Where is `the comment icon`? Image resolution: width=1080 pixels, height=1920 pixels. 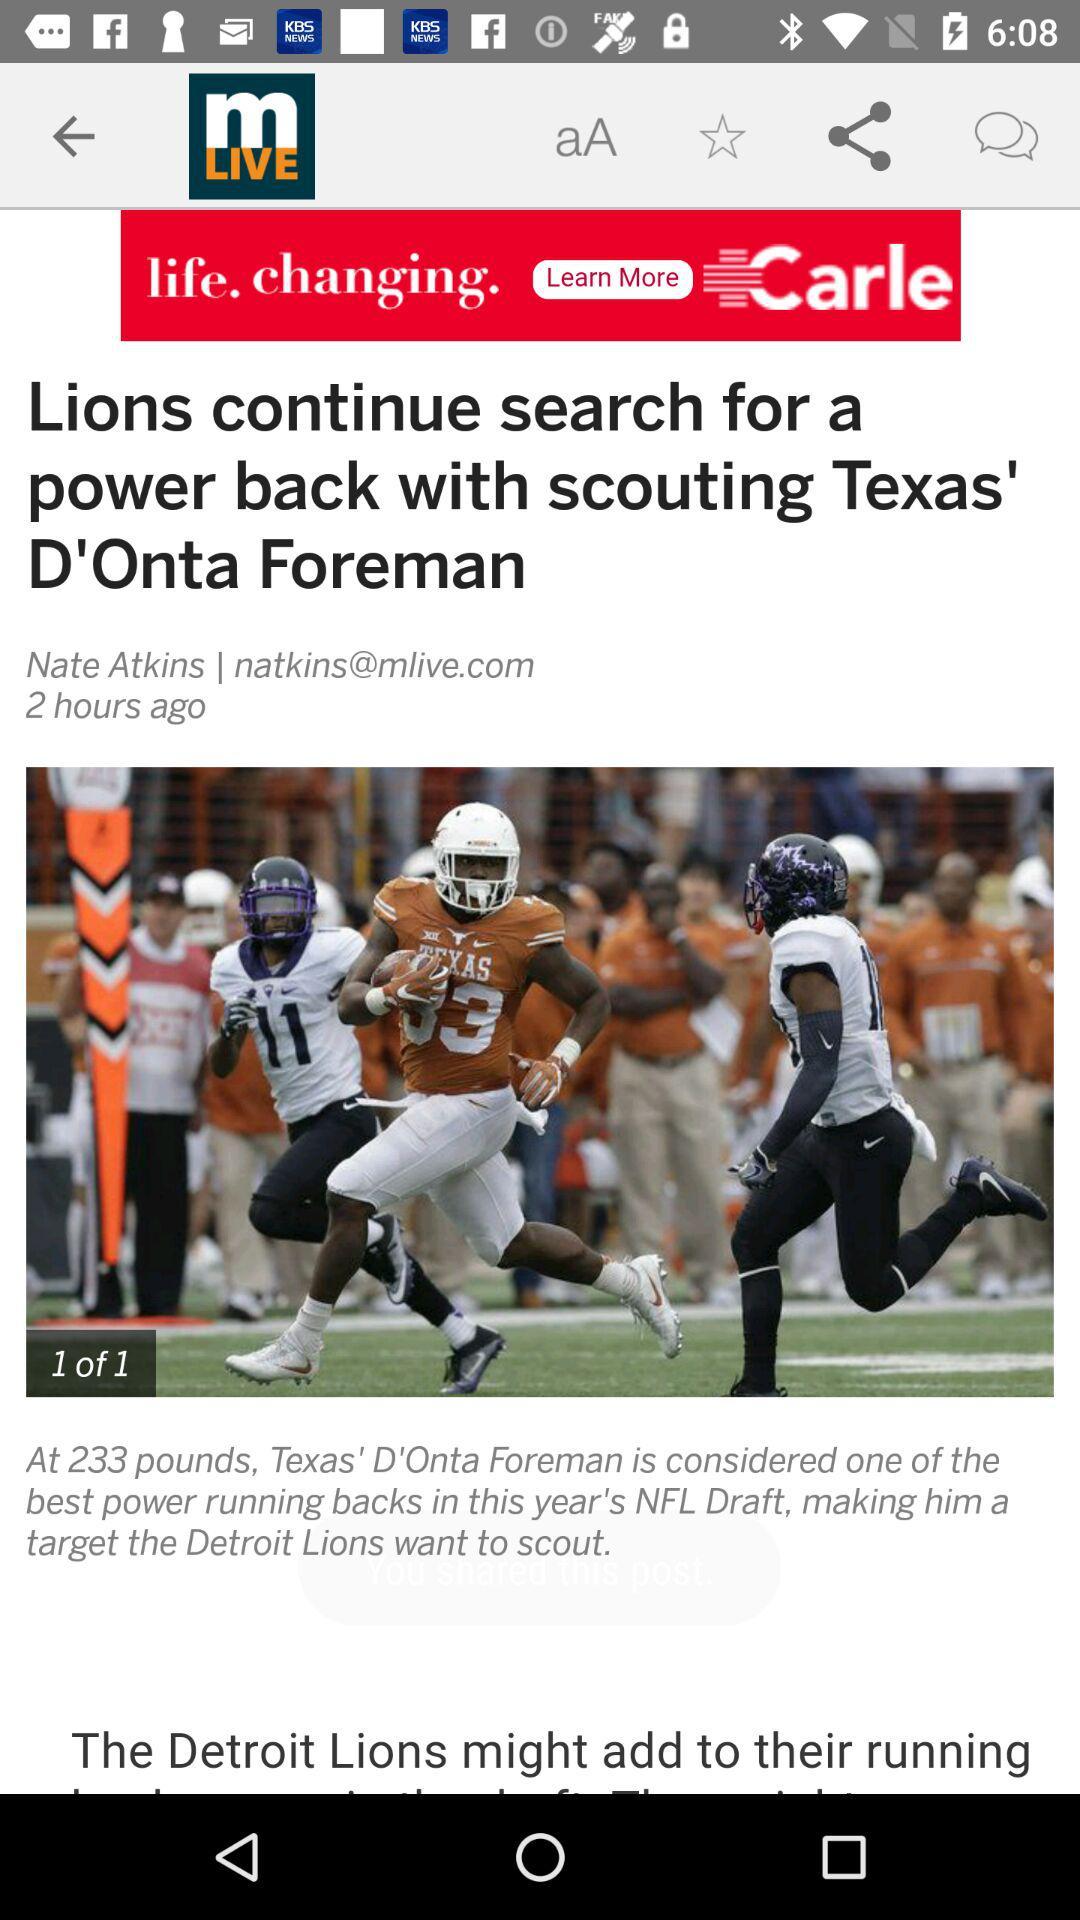
the comment icon is located at coordinates (1006, 136).